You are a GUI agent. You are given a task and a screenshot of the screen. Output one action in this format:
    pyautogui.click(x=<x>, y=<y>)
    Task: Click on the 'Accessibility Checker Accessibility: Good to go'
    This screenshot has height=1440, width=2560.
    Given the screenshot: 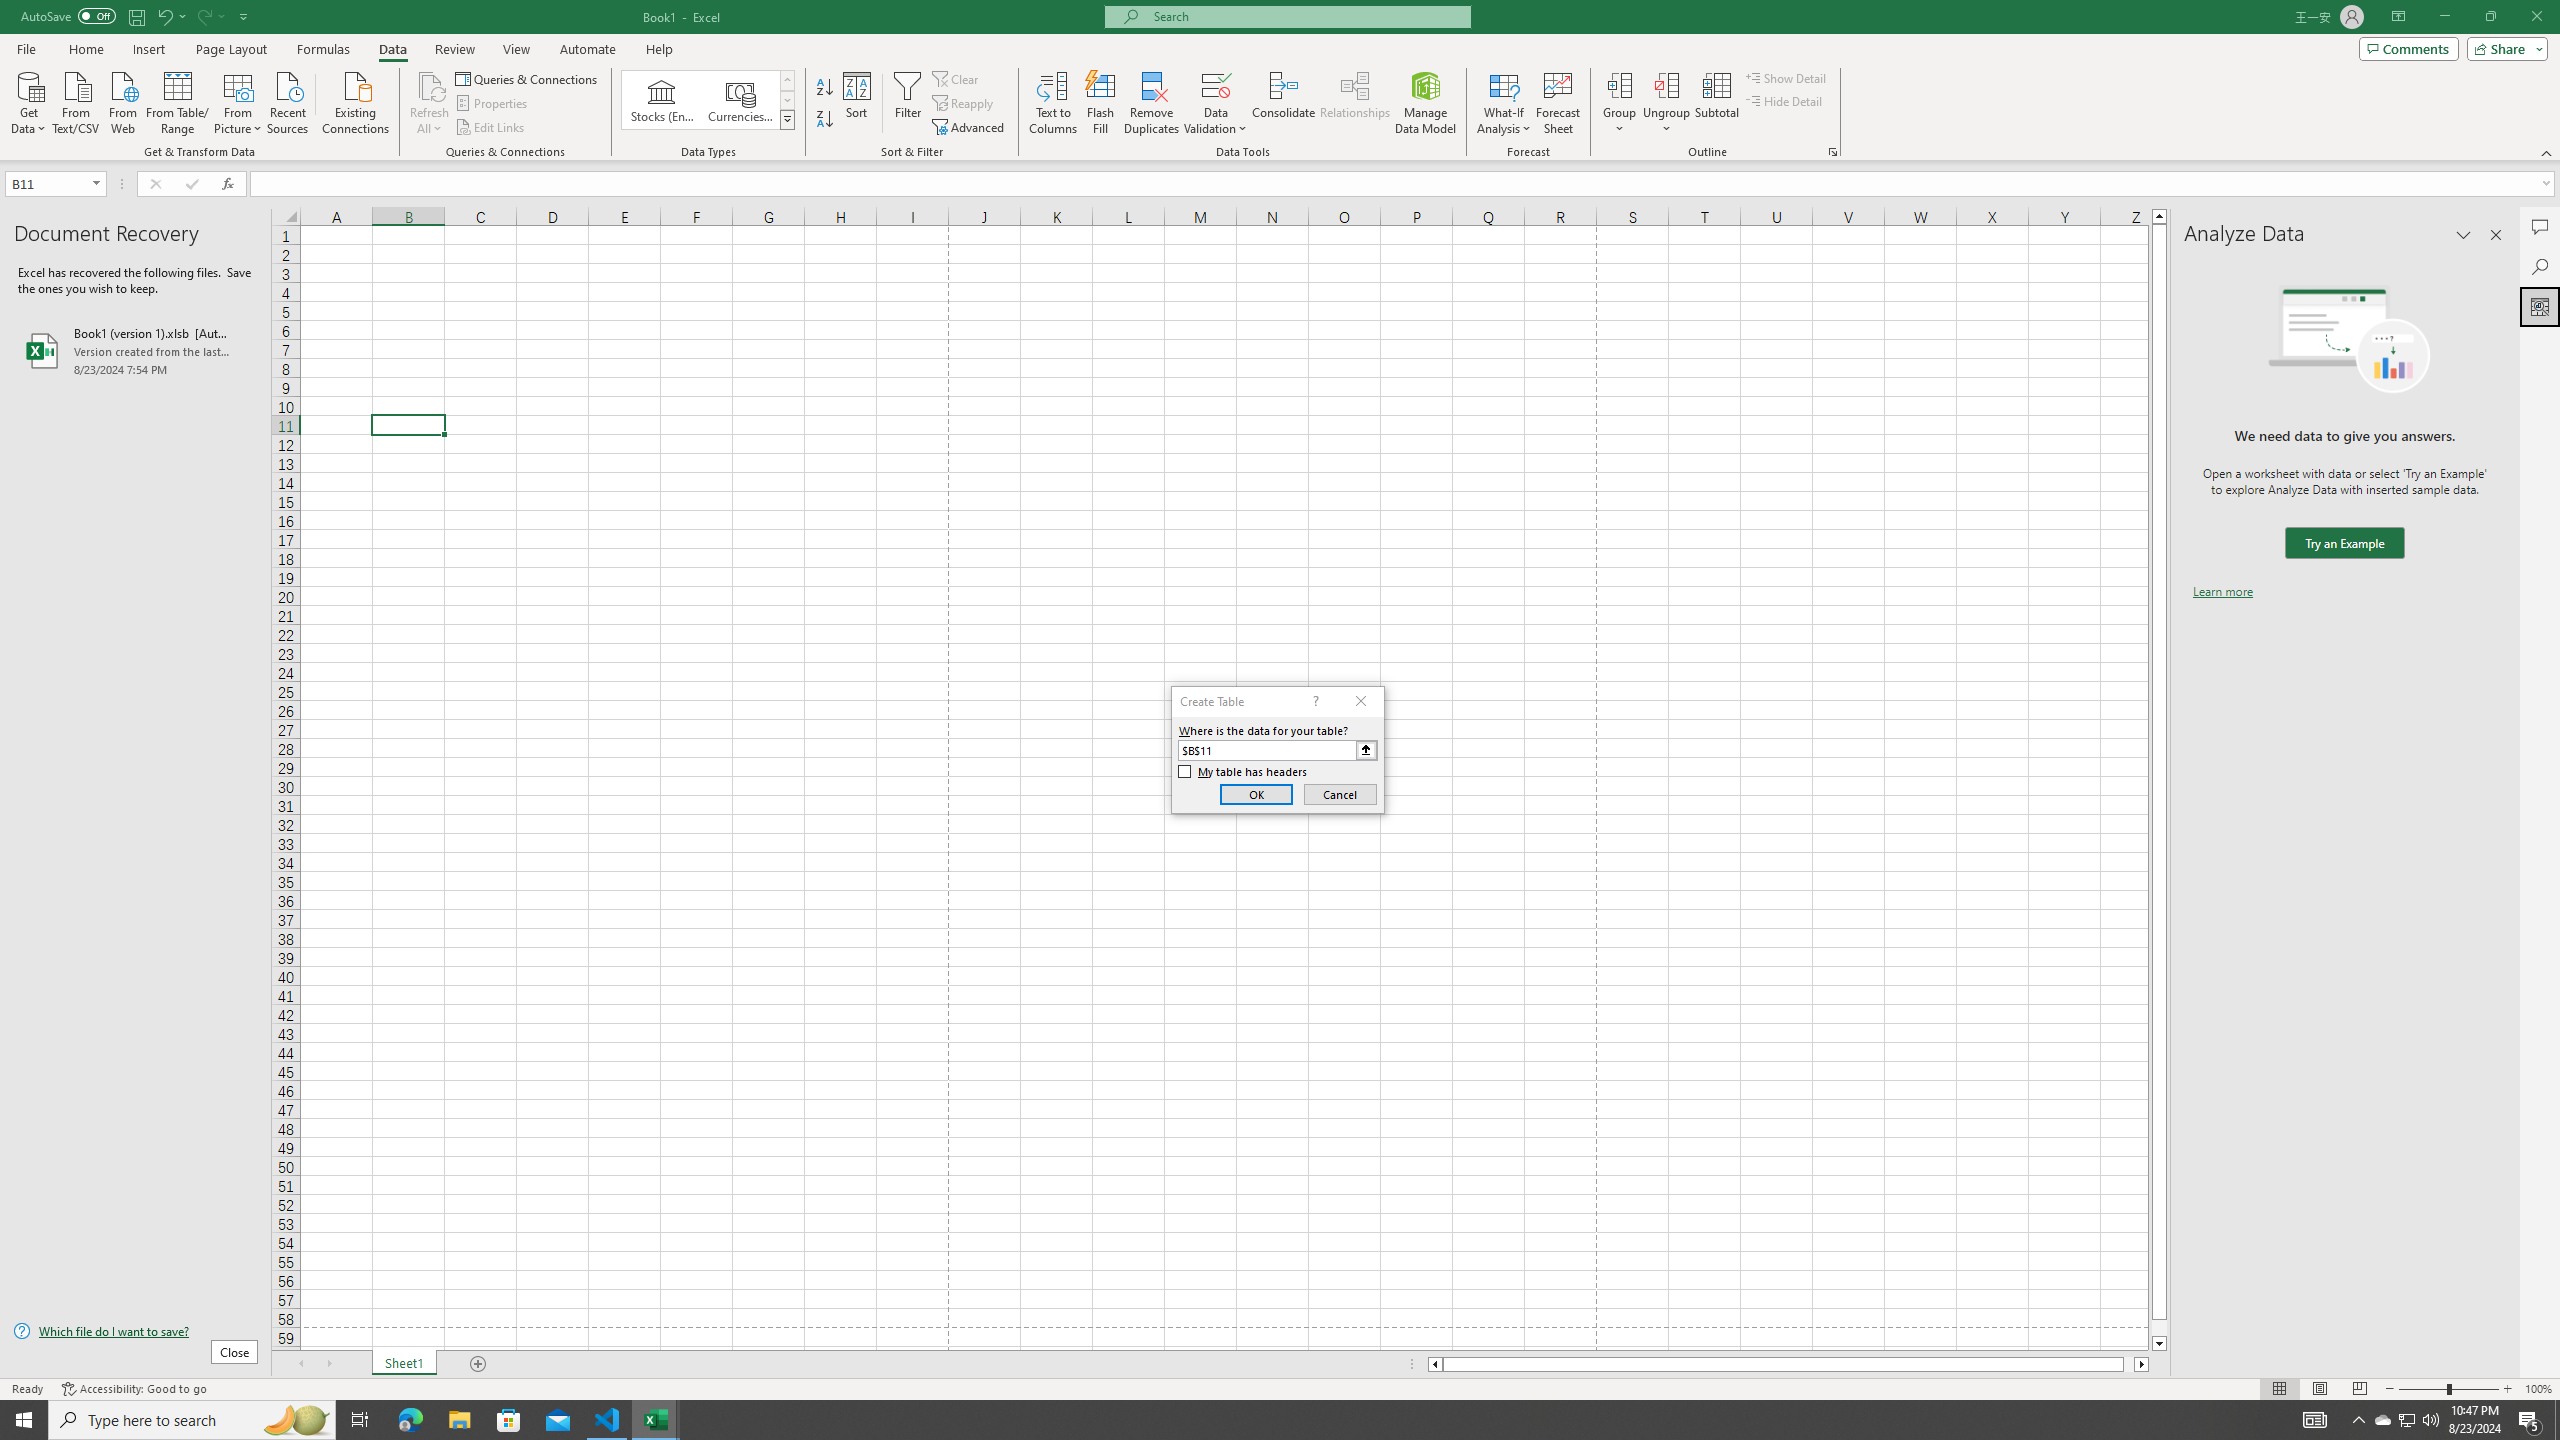 What is the action you would take?
    pyautogui.click(x=134, y=1389)
    